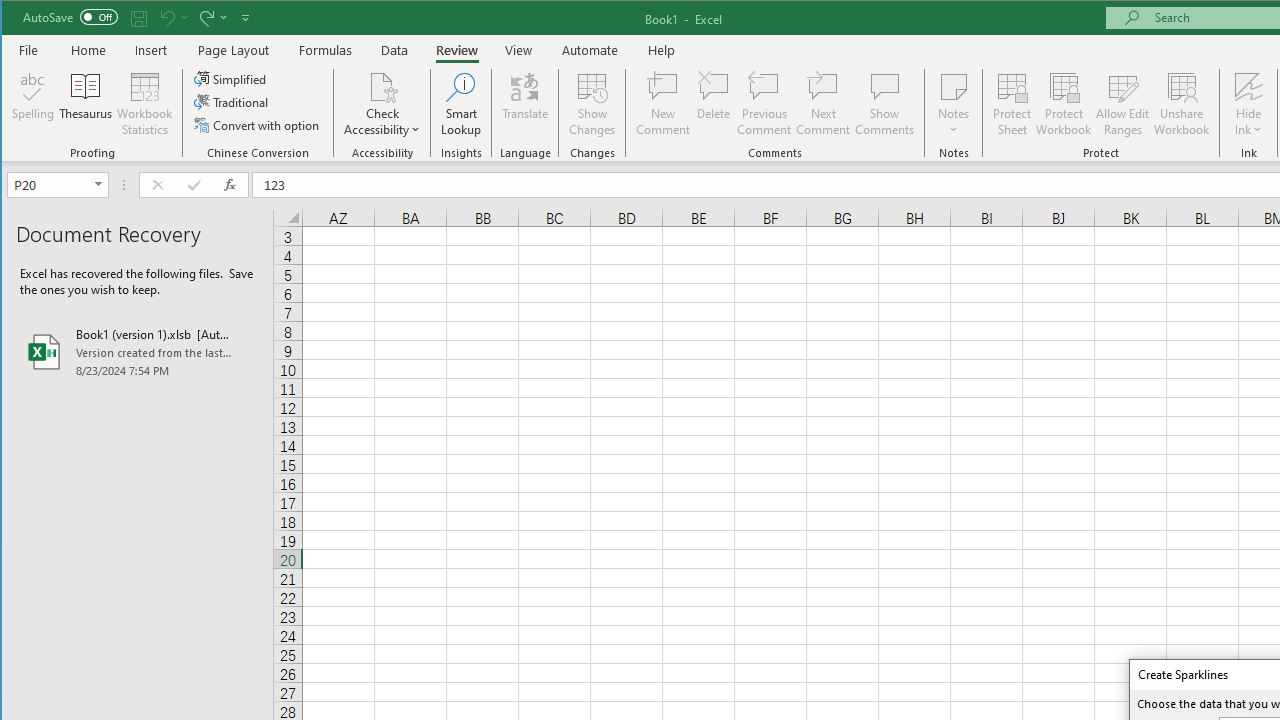 This screenshot has width=1280, height=720. Describe the element at coordinates (144, 104) in the screenshot. I see `'Workbook Statistics'` at that location.